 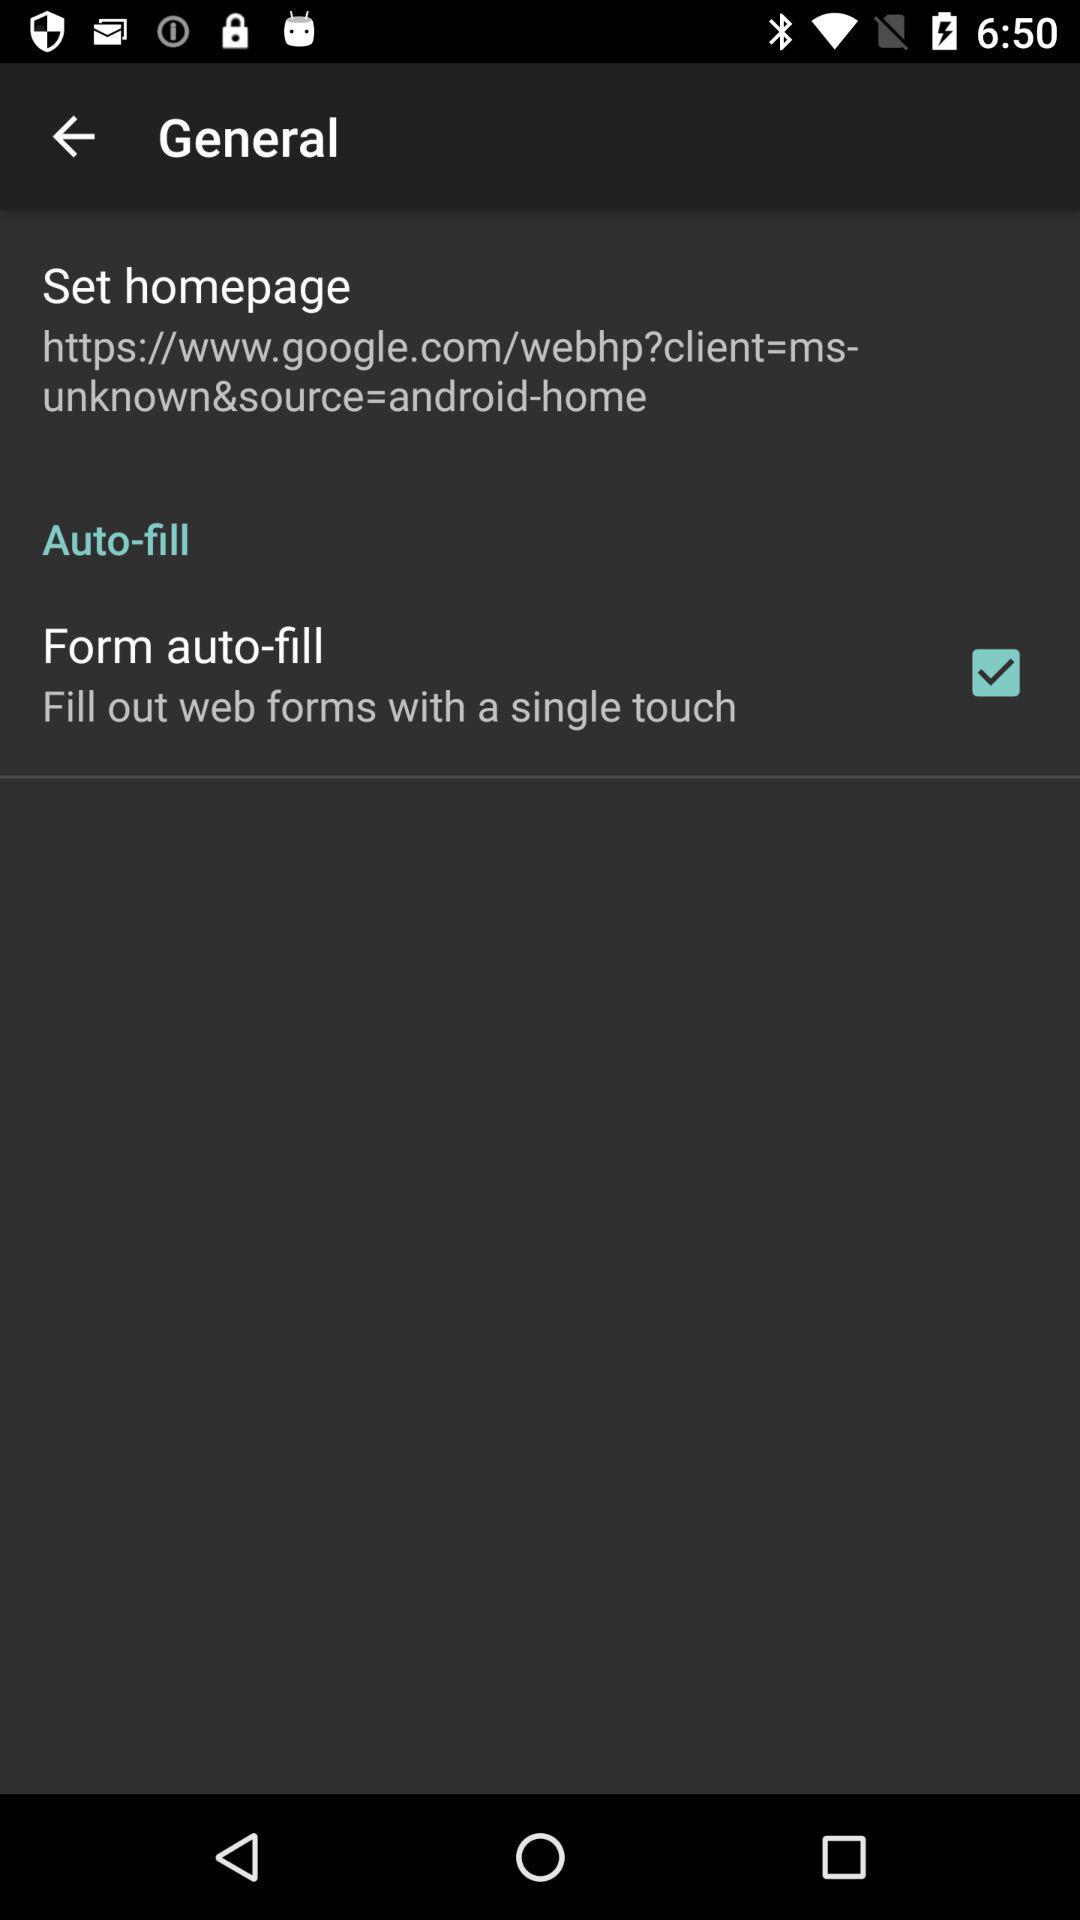 What do you see at coordinates (995, 672) in the screenshot?
I see `the icon on the right` at bounding box center [995, 672].